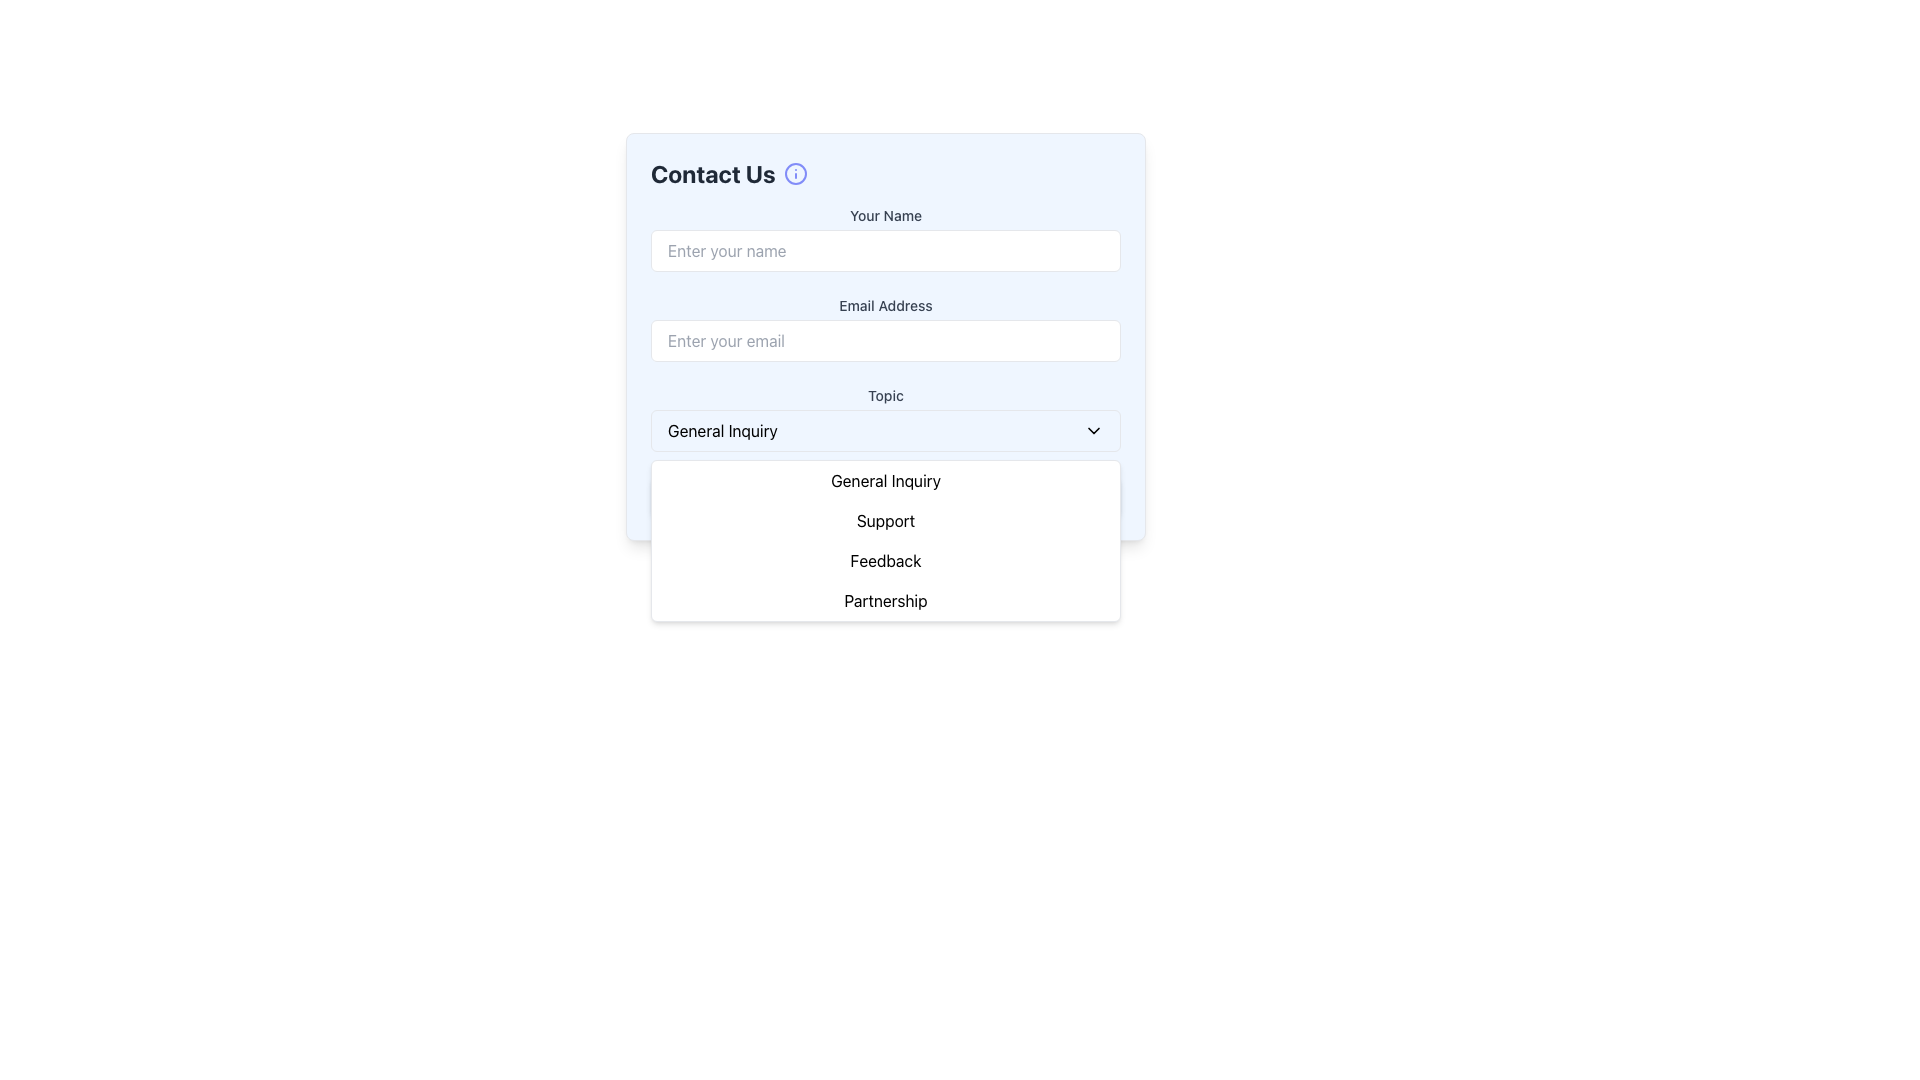 The image size is (1920, 1080). What do you see at coordinates (885, 481) in the screenshot?
I see `the first option in the dropdown list labeled 'General Inquiry'` at bounding box center [885, 481].